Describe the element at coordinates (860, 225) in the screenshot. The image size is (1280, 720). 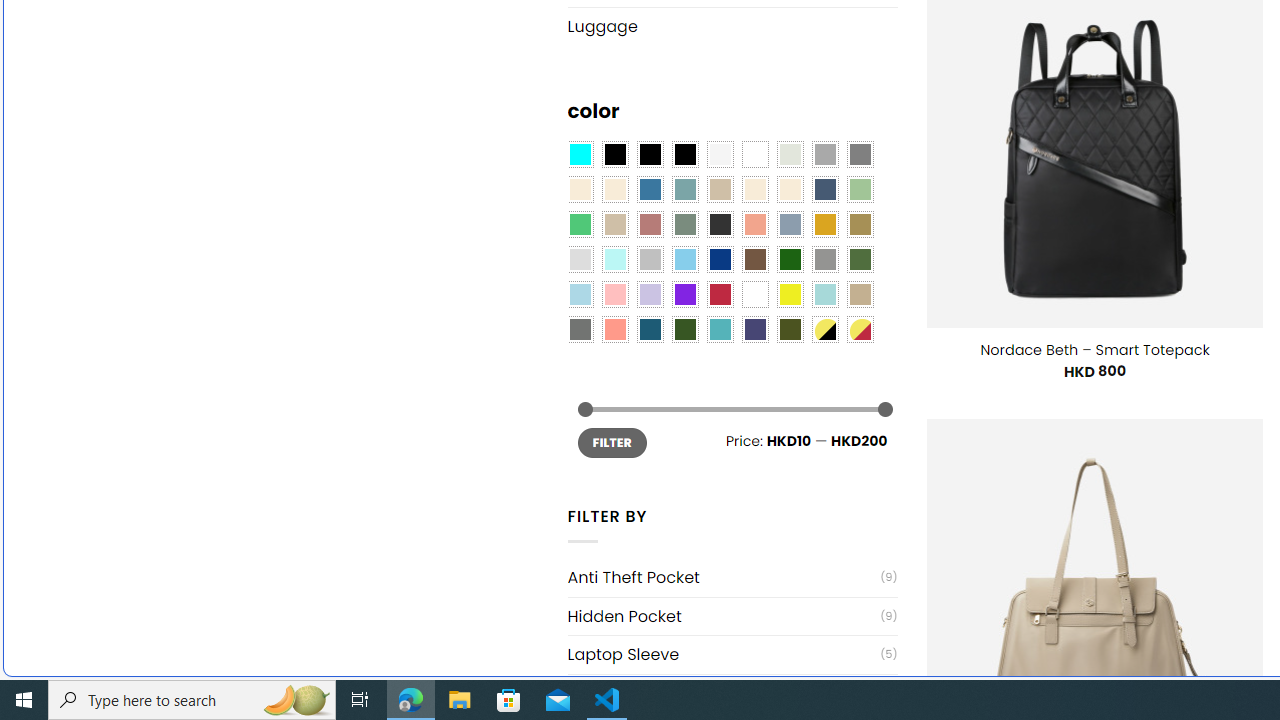
I see `'Kelp'` at that location.